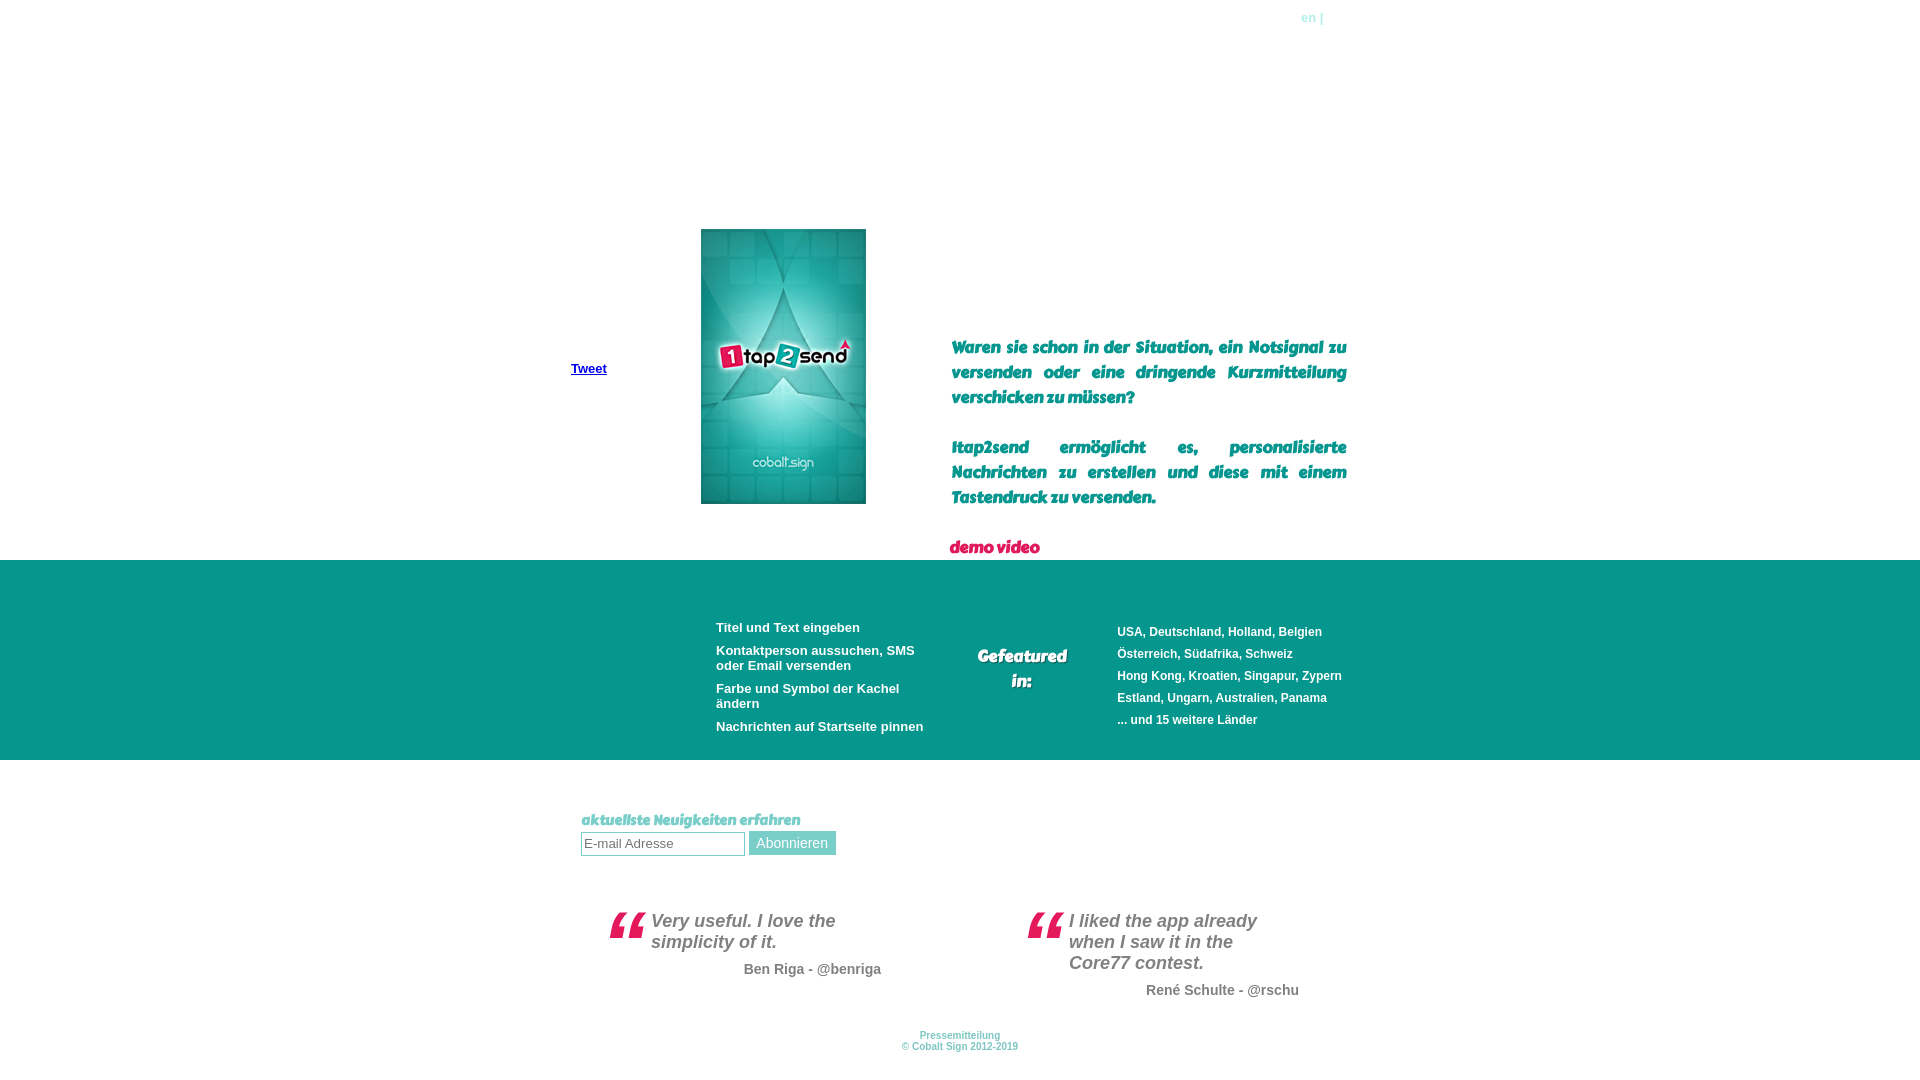 Image resolution: width=1920 pixels, height=1080 pixels. I want to click on 'Tweet', so click(588, 368).